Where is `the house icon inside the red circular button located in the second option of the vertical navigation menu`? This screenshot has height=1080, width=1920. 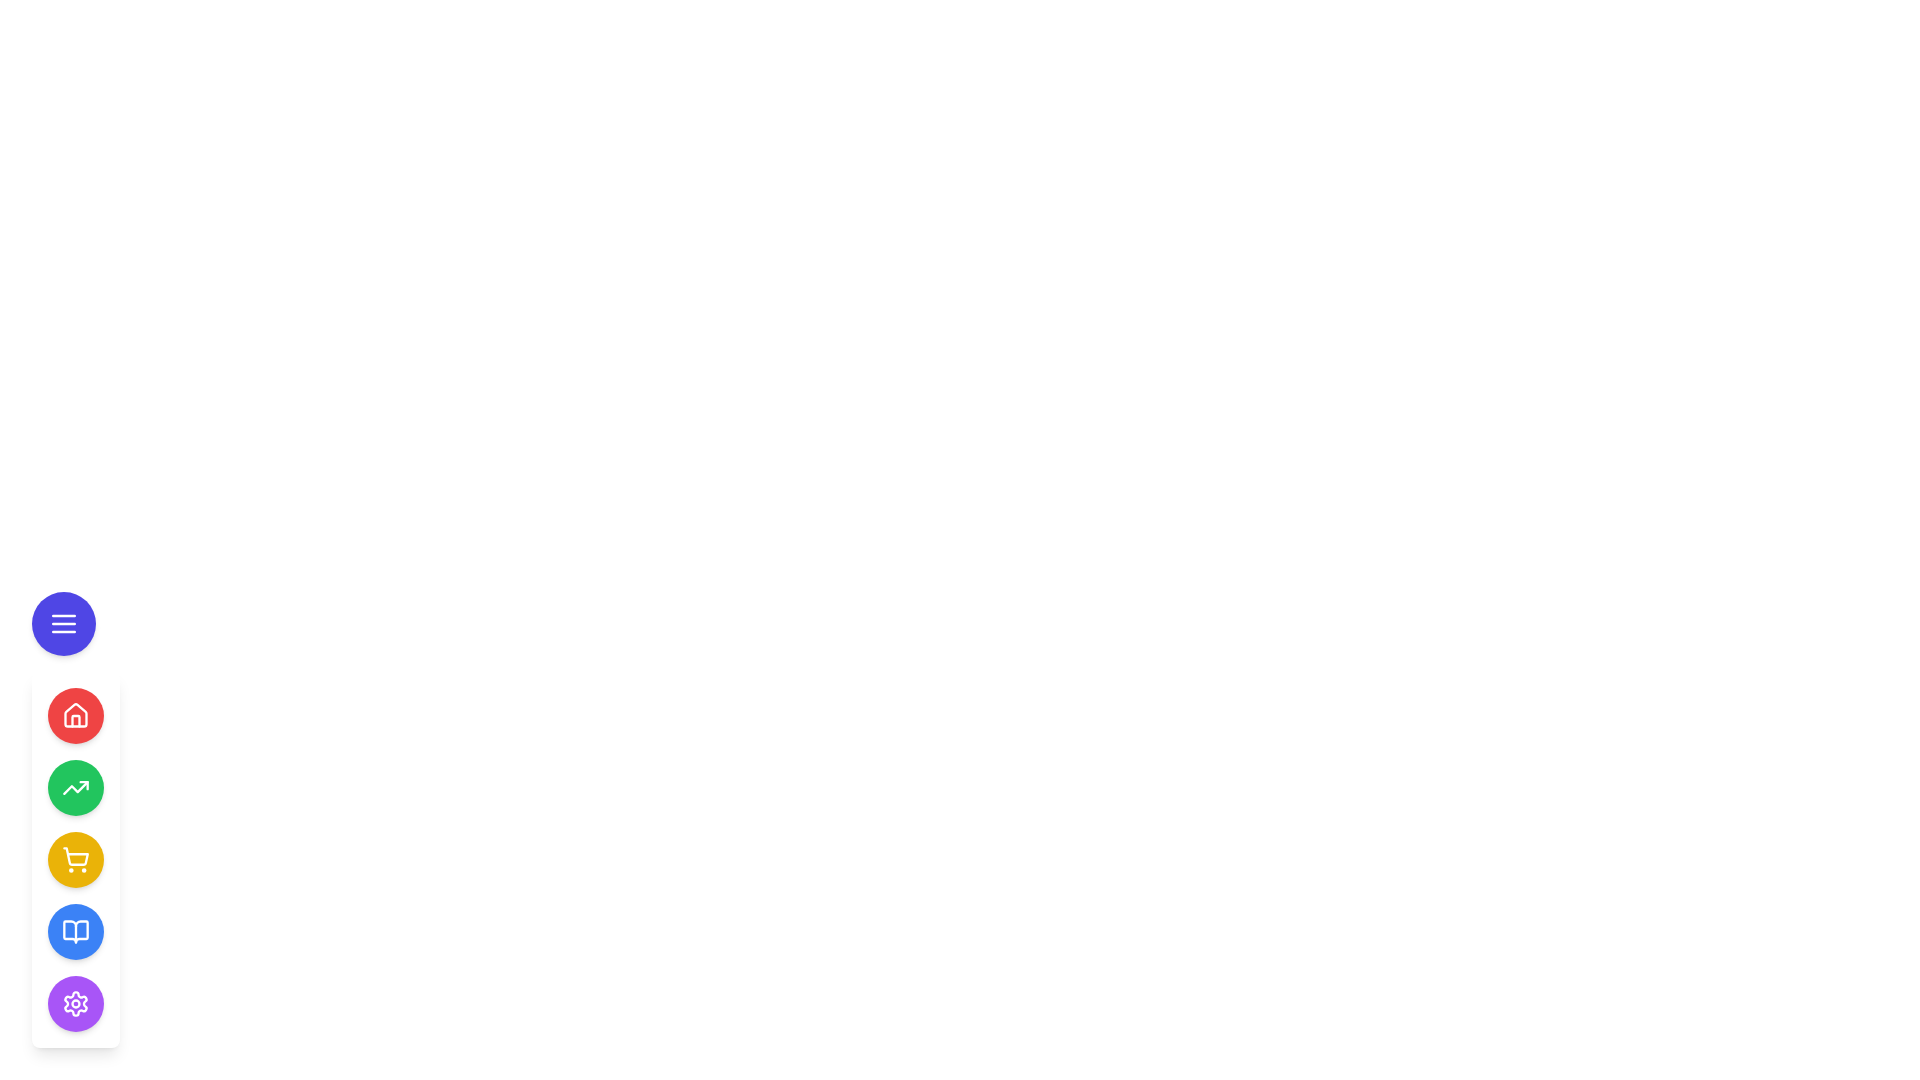
the house icon inside the red circular button located in the second option of the vertical navigation menu is located at coordinates (76, 715).